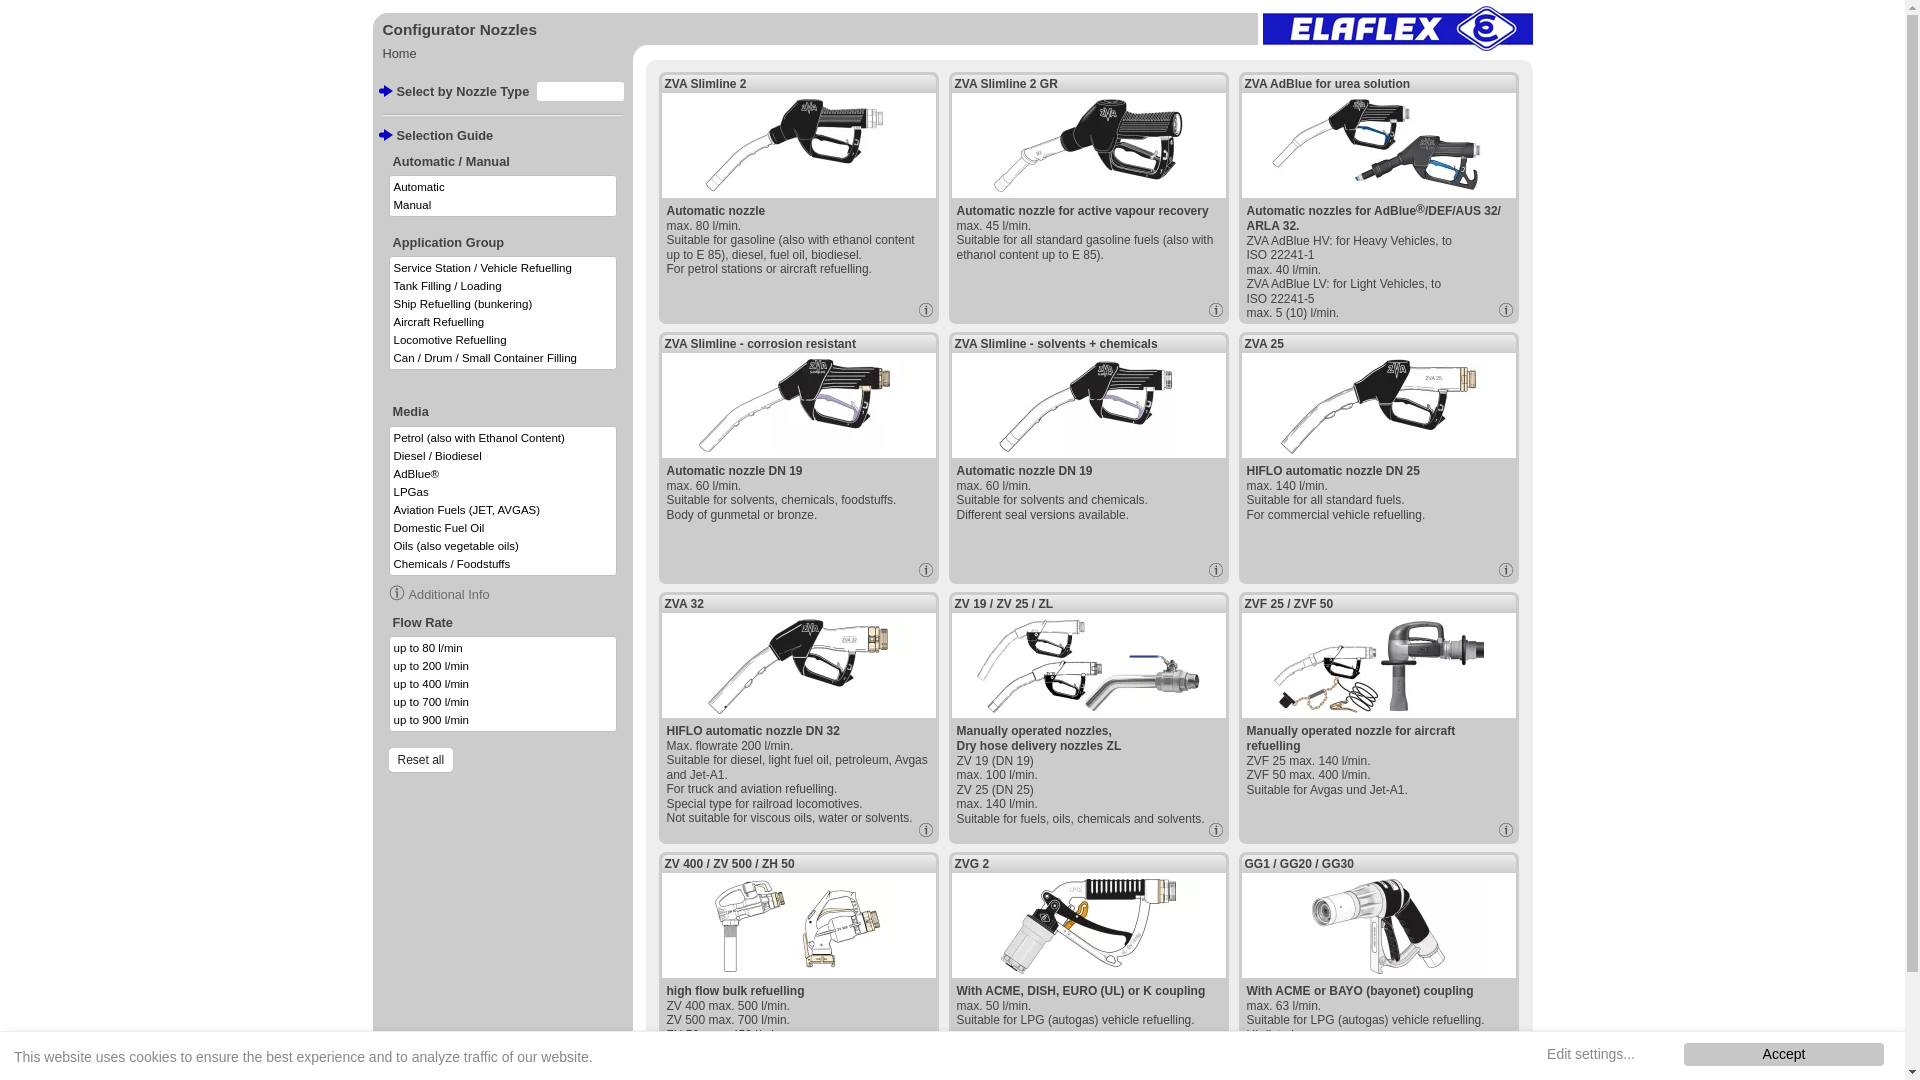  What do you see at coordinates (503, 508) in the screenshot?
I see `'Aviation Fuels (JET, AVGAS)'` at bounding box center [503, 508].